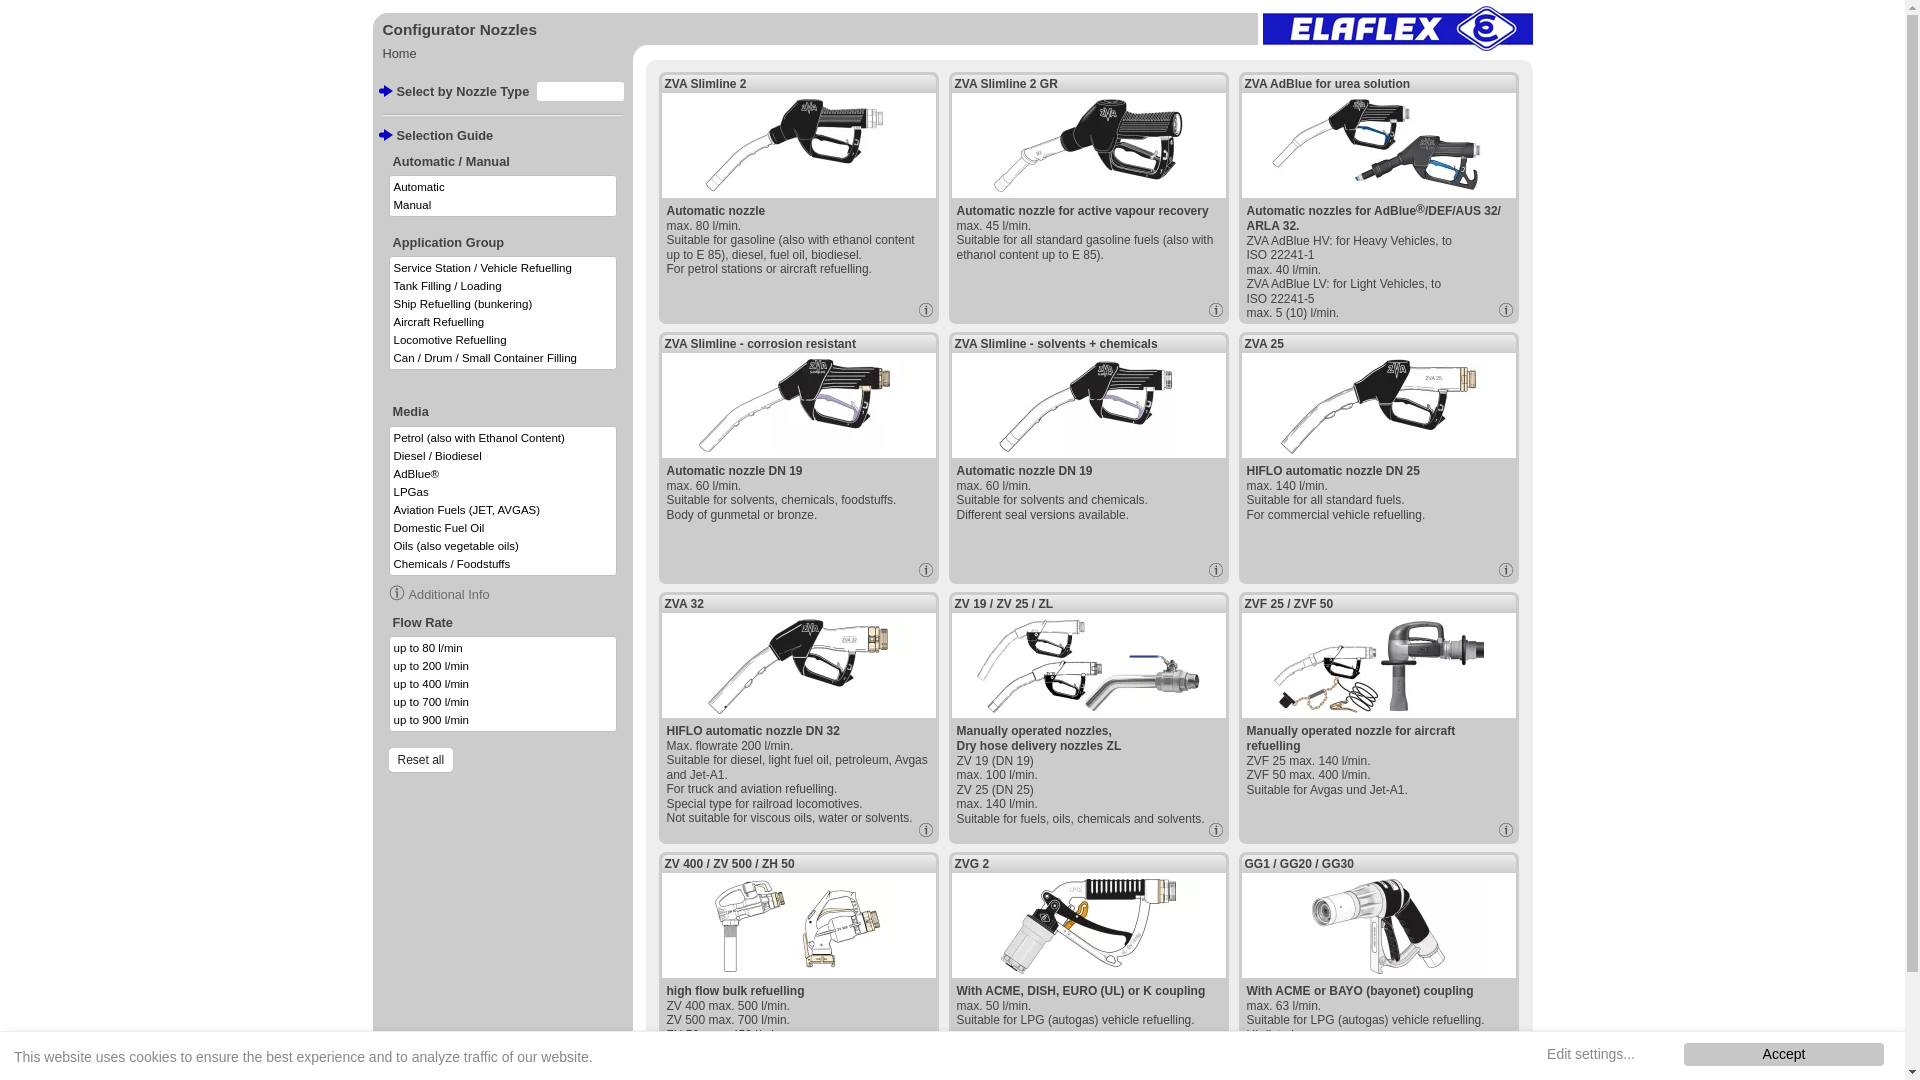  What do you see at coordinates (503, 508) in the screenshot?
I see `'Aviation Fuels (JET, AVGAS)'` at bounding box center [503, 508].